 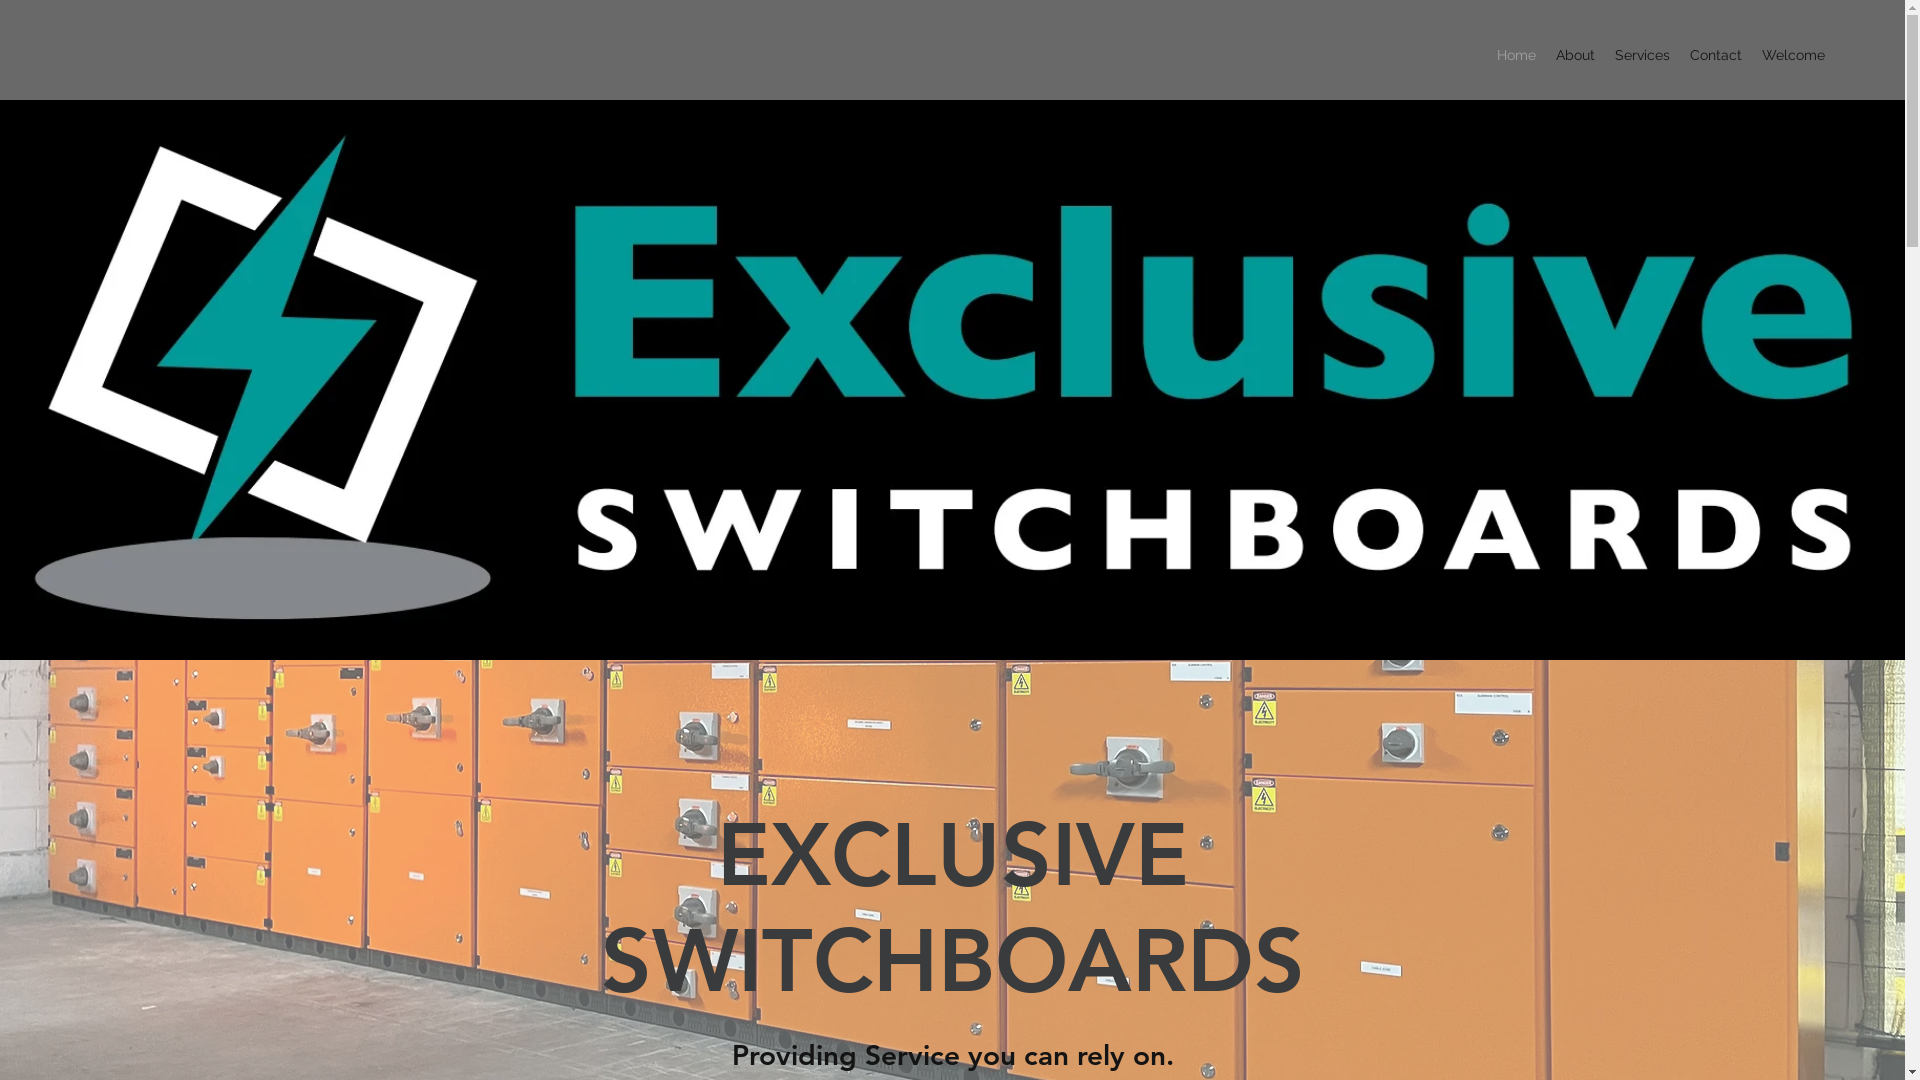 I want to click on 'Contact', so click(x=1715, y=53).